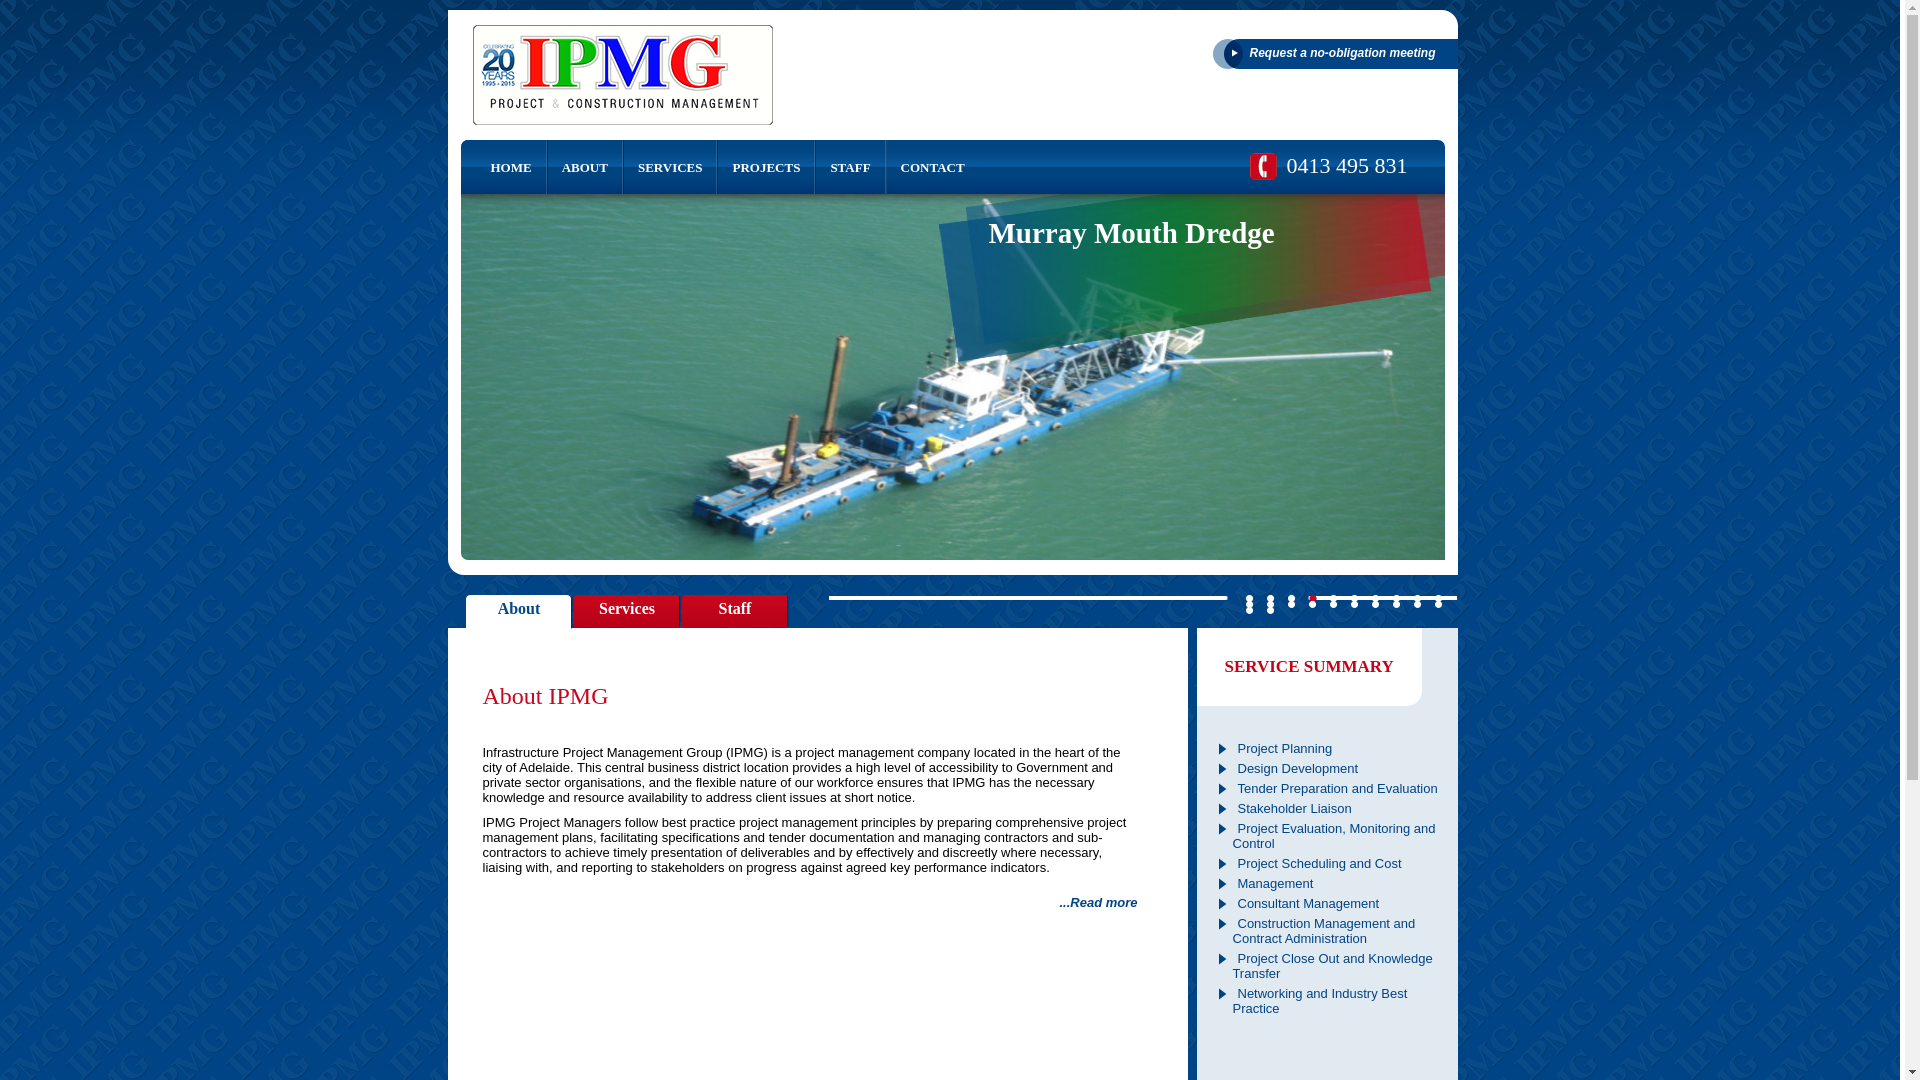 The image size is (1920, 1080). What do you see at coordinates (1248, 608) in the screenshot?
I see `'21'` at bounding box center [1248, 608].